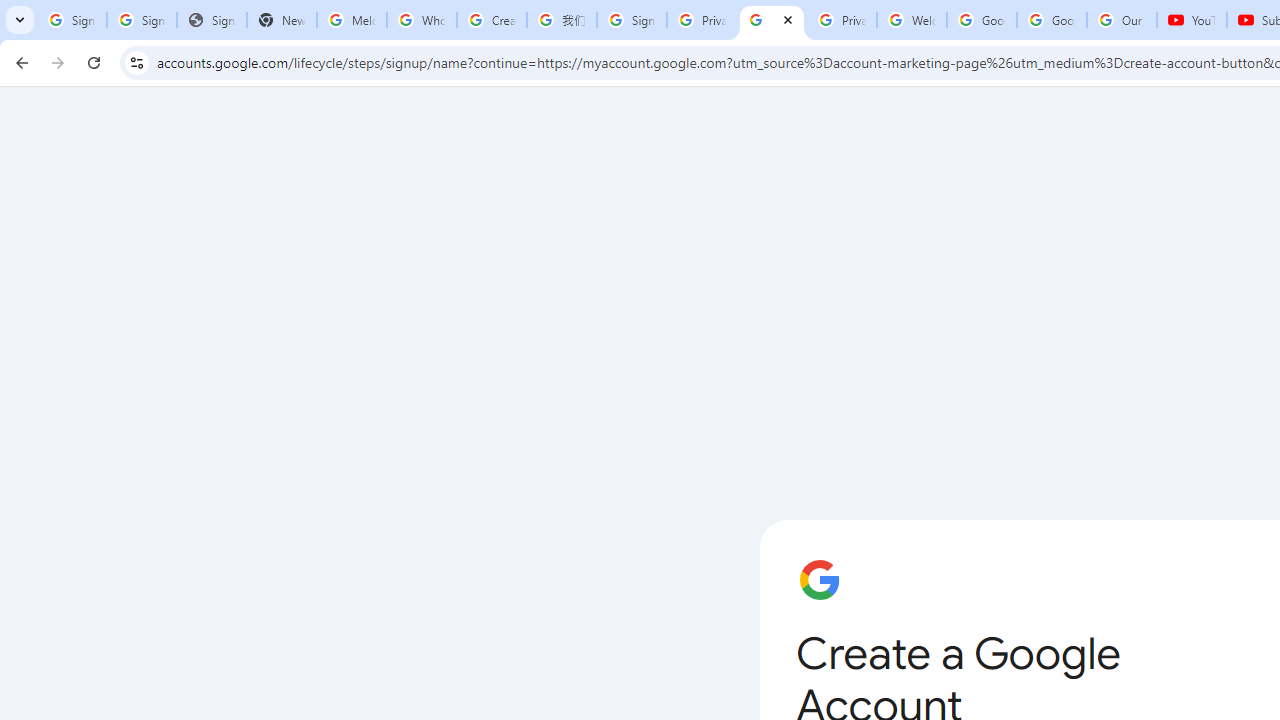  Describe the element at coordinates (135, 61) in the screenshot. I see `'View site information'` at that location.